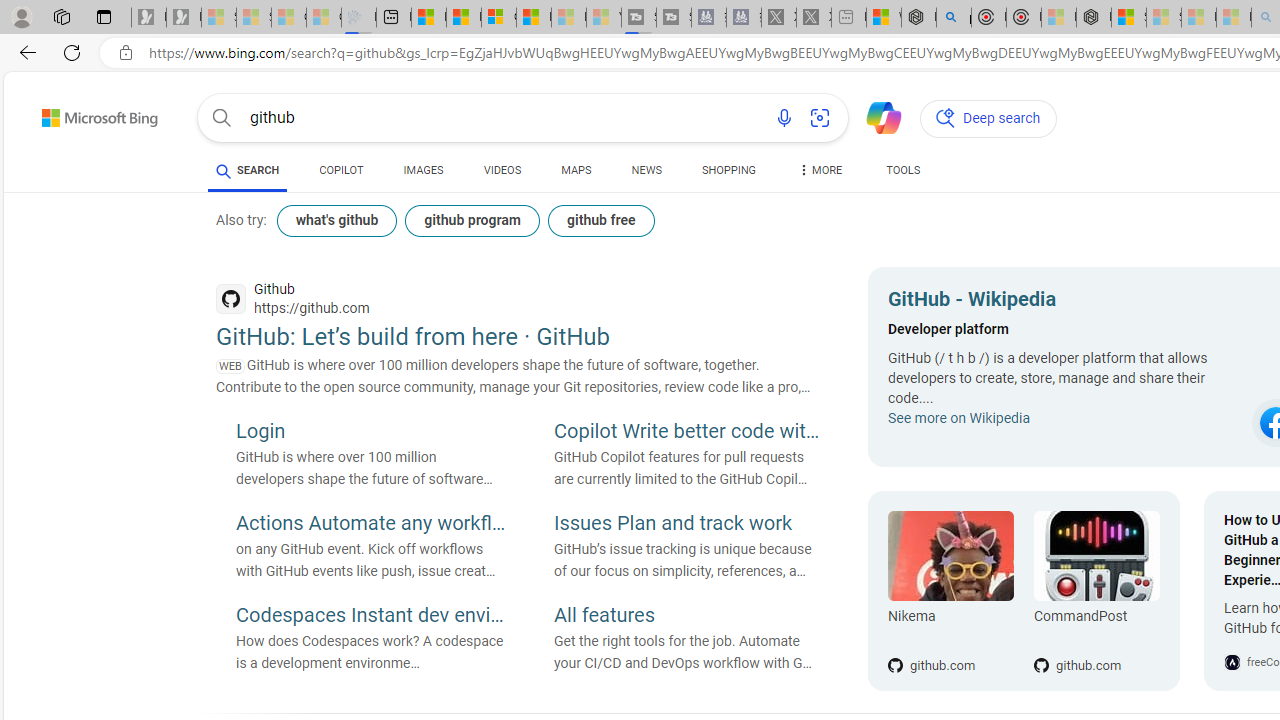 Image resolution: width=1280 pixels, height=720 pixels. What do you see at coordinates (341, 170) in the screenshot?
I see `'COPILOT'` at bounding box center [341, 170].